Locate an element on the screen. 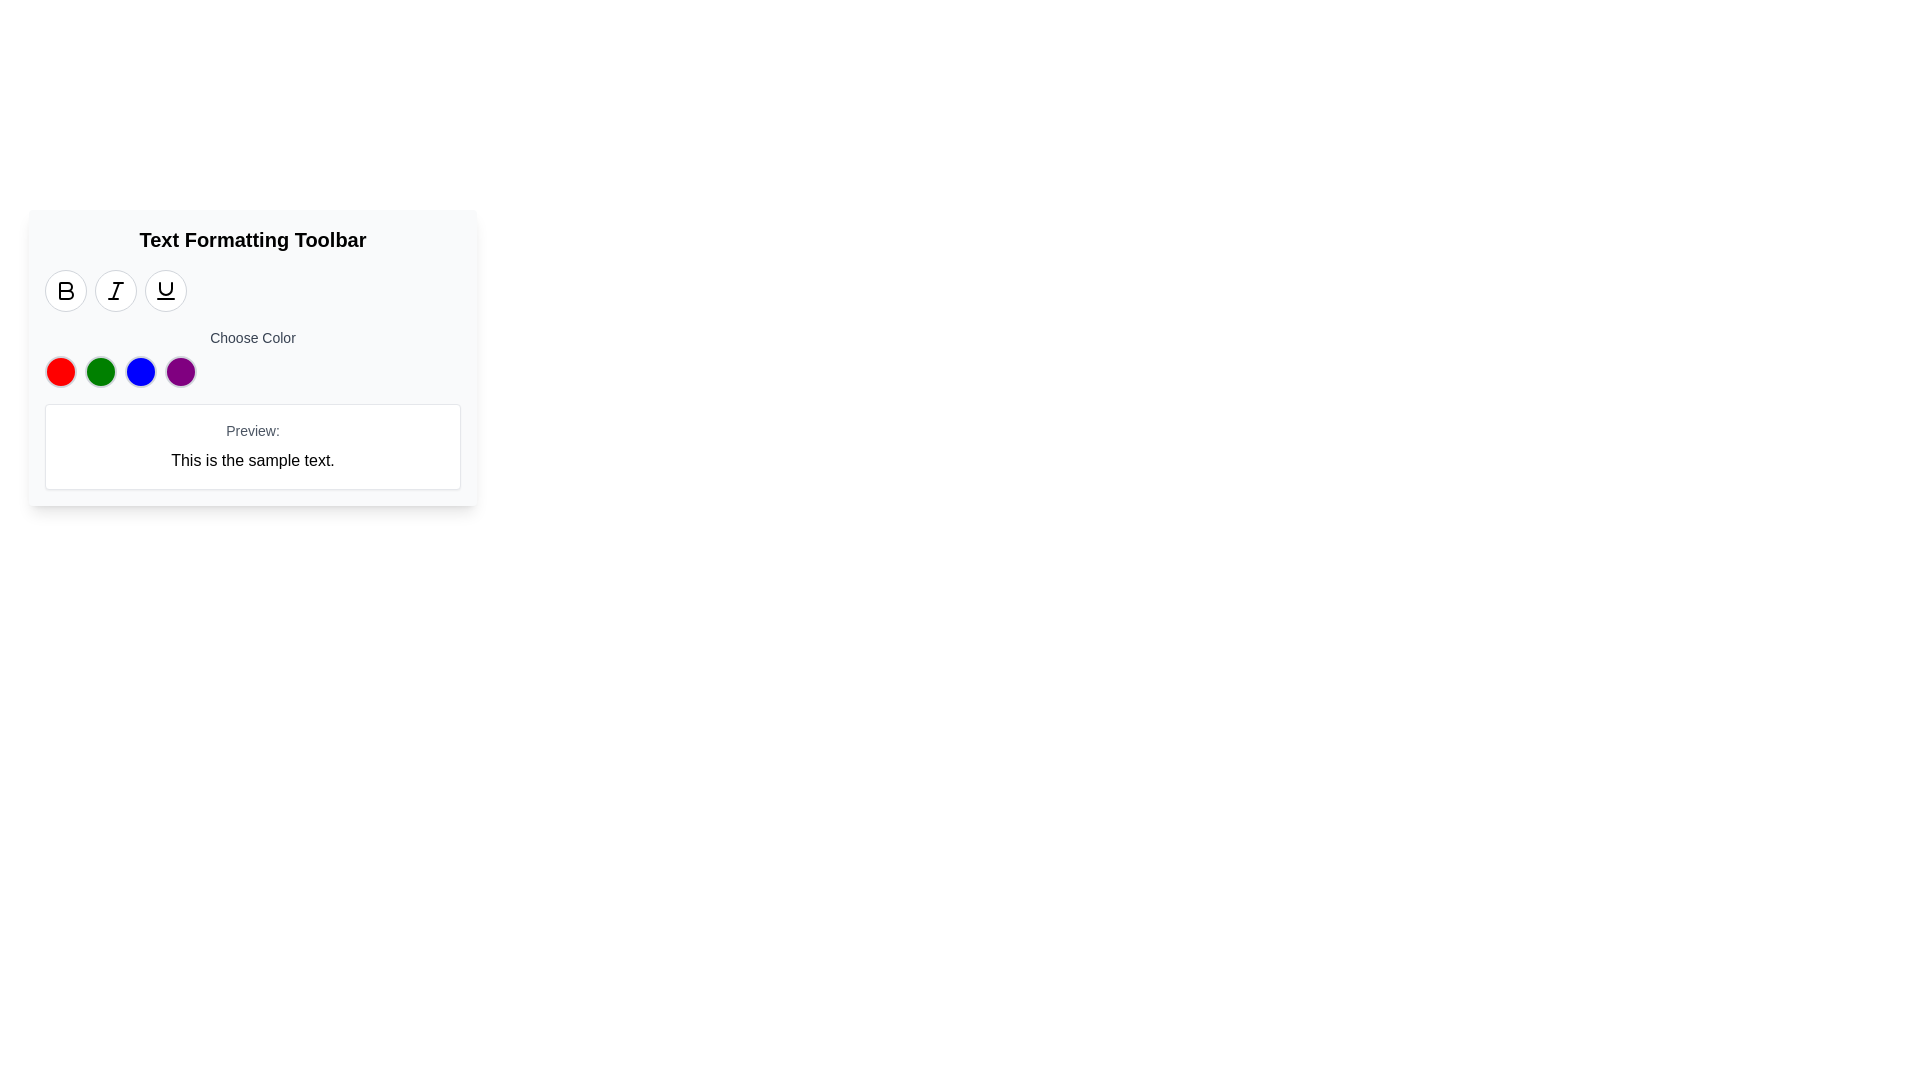  the text element displaying 'This is the sample text.' located beneath the 'Preview:' header is located at coordinates (252, 461).